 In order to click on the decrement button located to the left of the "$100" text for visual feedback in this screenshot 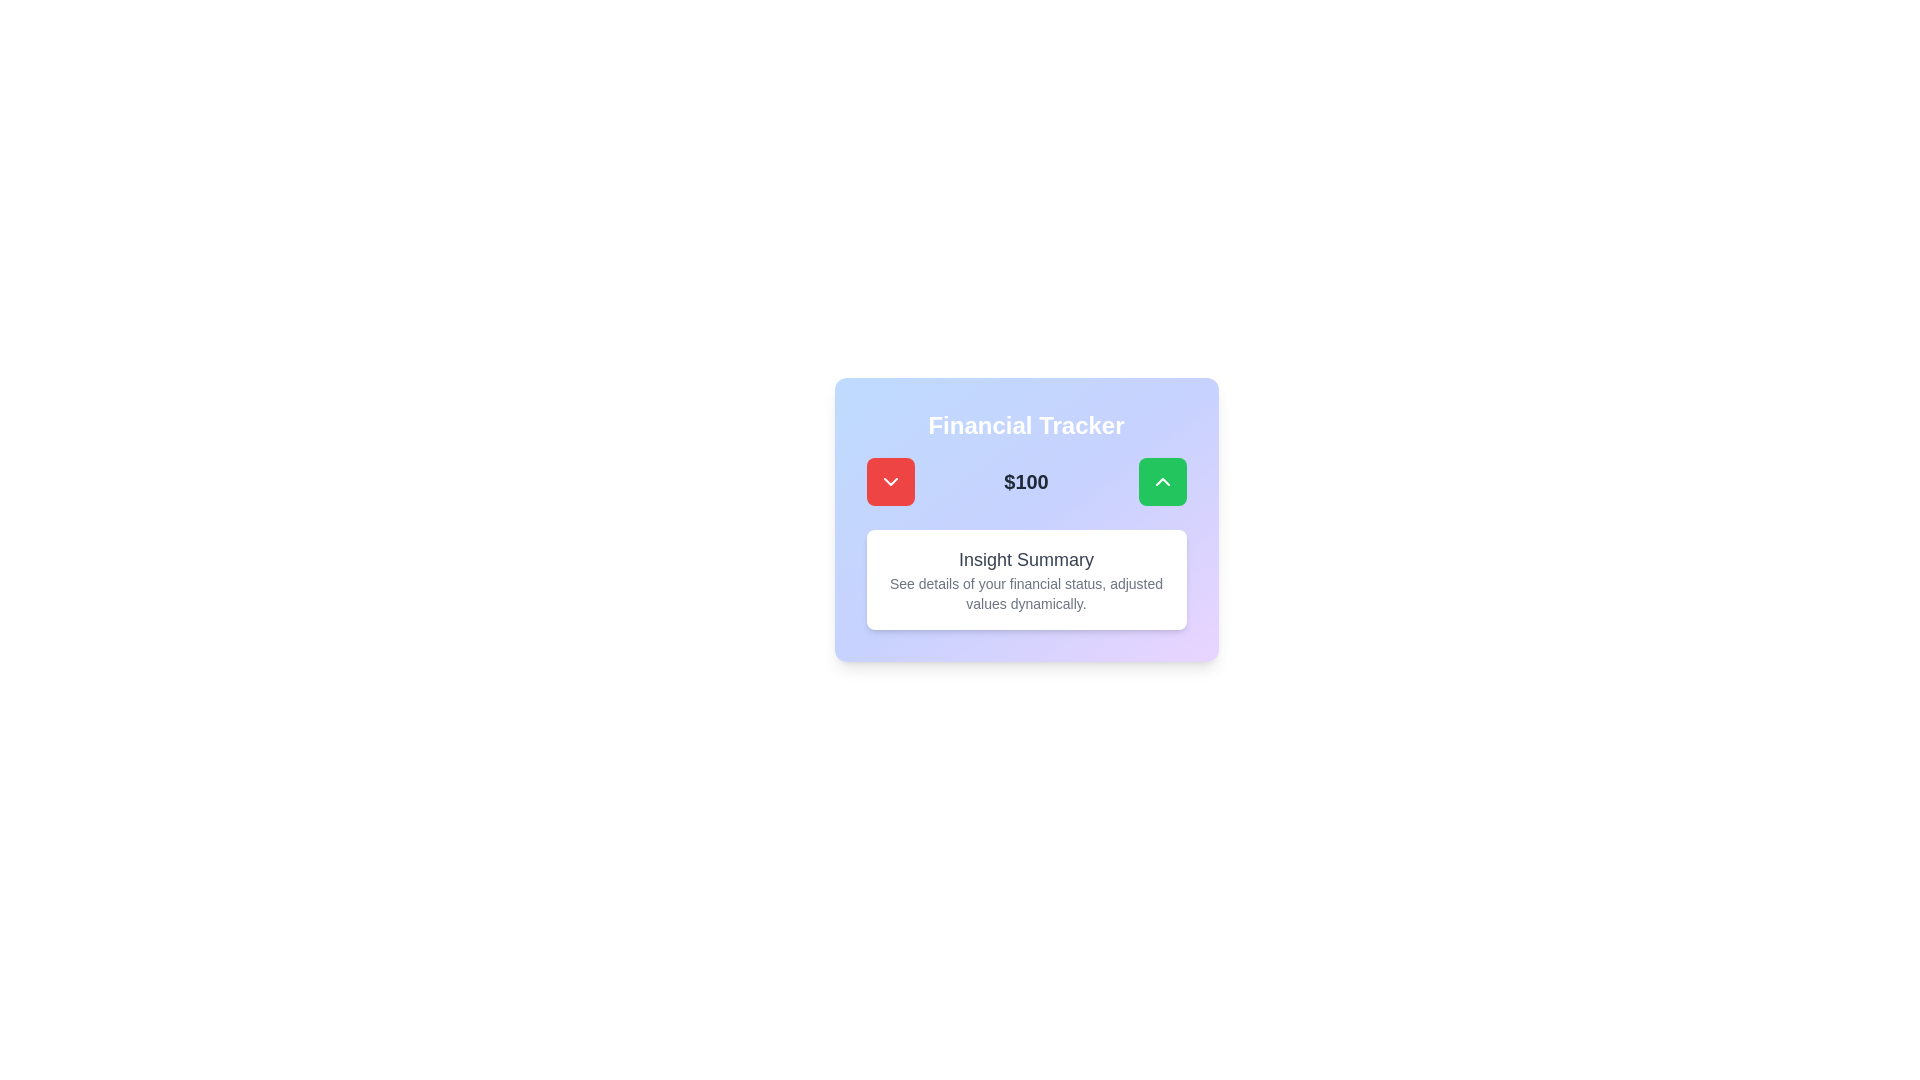, I will do `click(889, 482)`.